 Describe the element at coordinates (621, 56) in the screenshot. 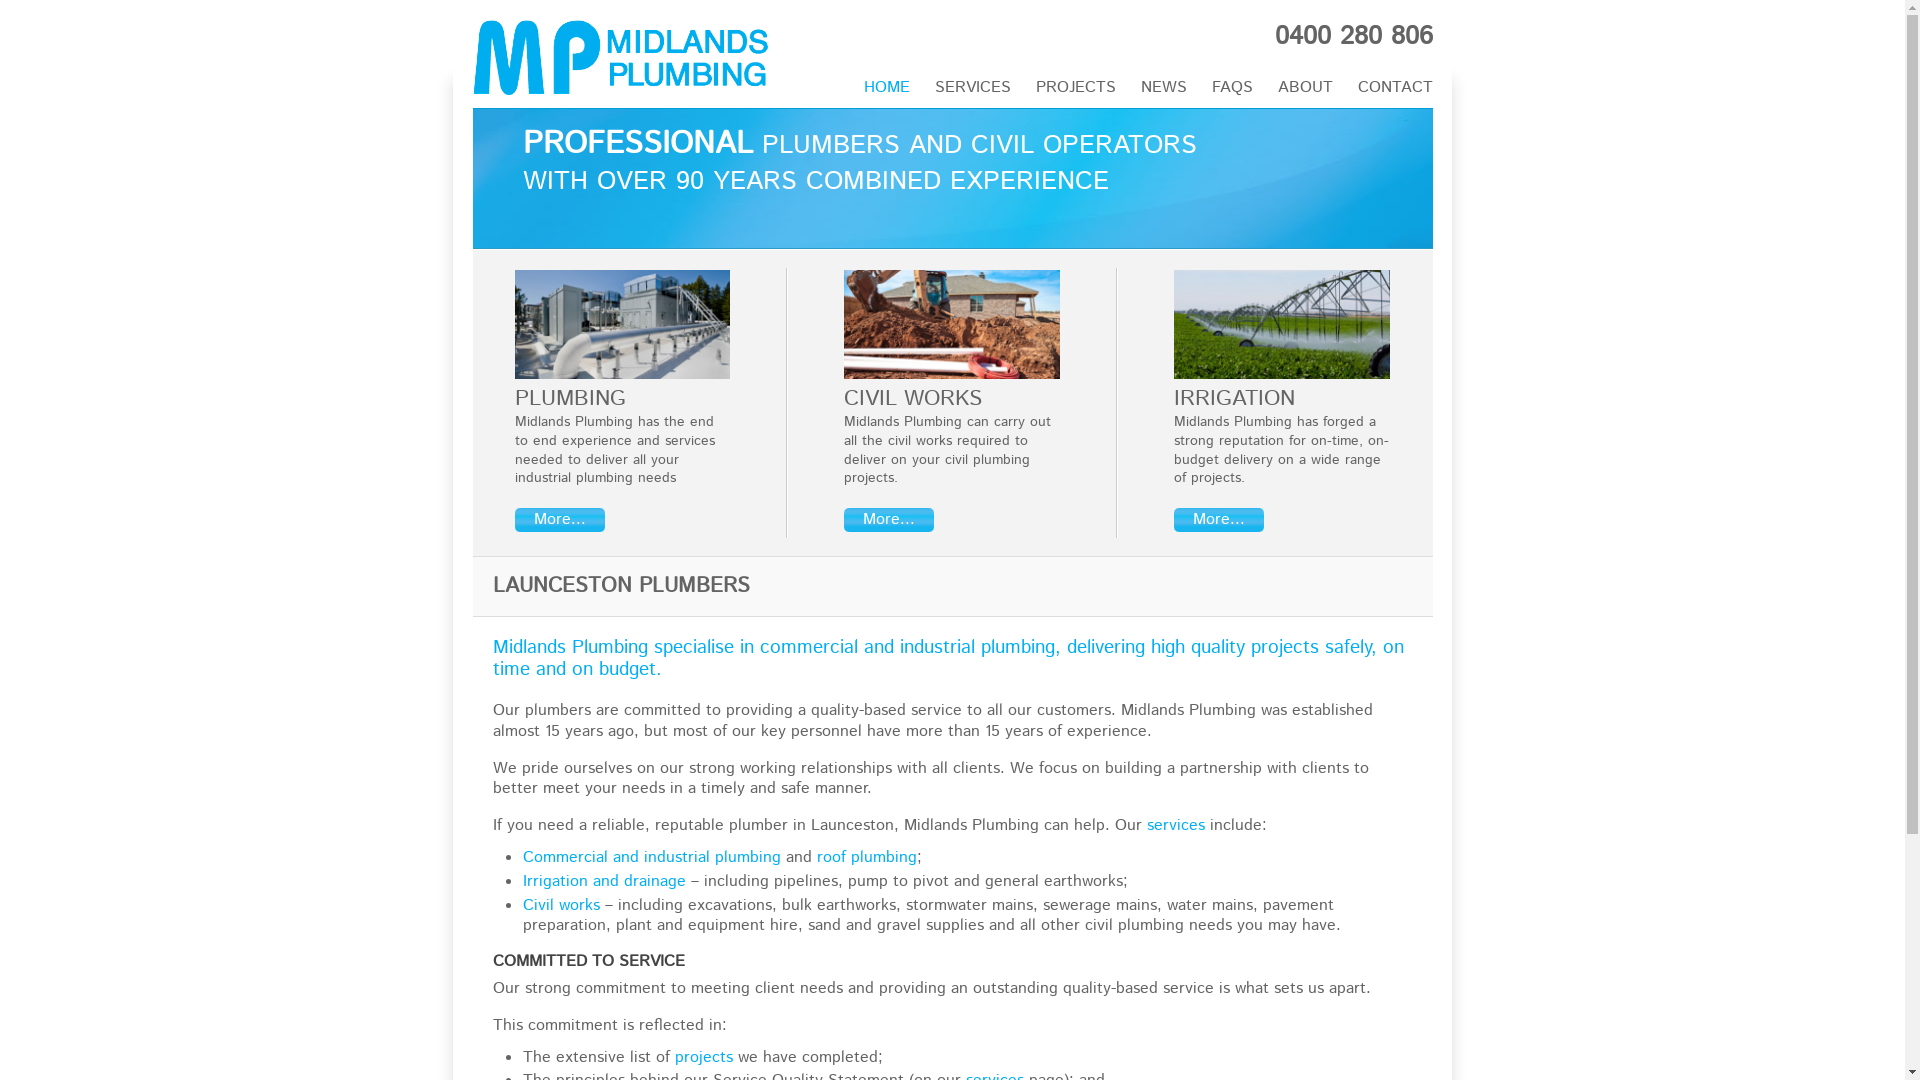

I see `'Midlands Plumbing'` at that location.